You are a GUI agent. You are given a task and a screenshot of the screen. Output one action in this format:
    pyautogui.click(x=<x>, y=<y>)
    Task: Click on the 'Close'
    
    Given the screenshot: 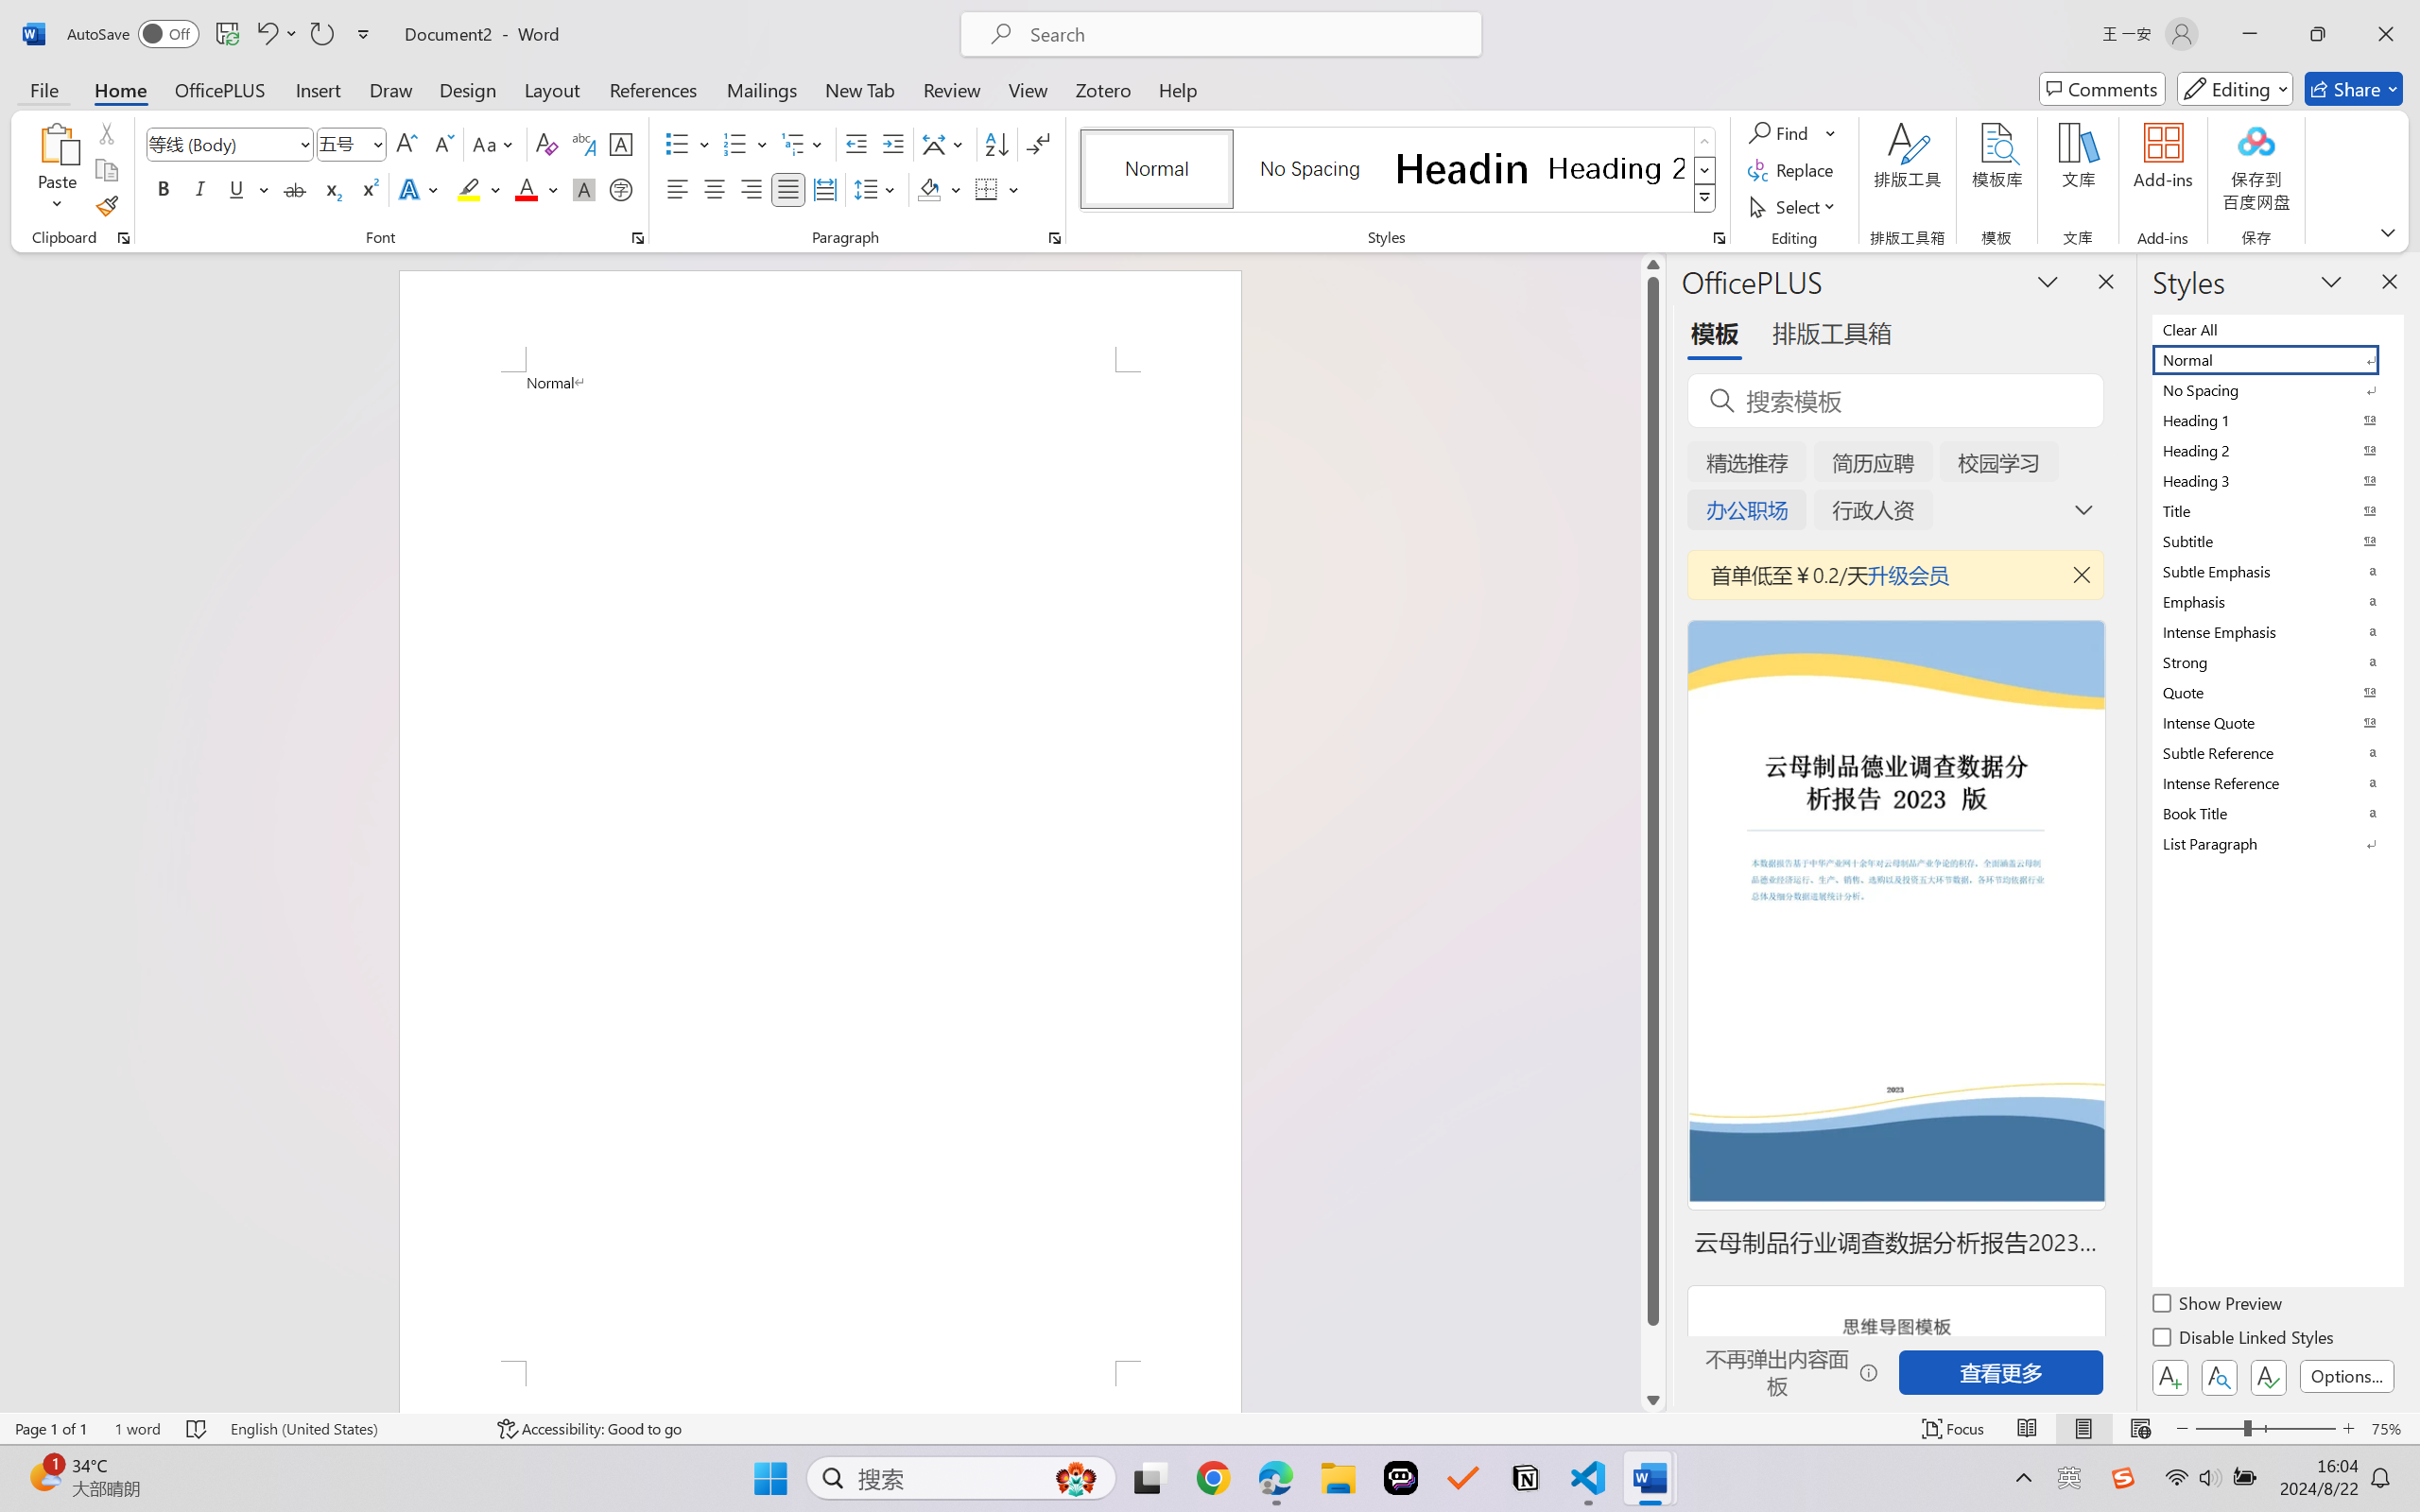 What is the action you would take?
    pyautogui.click(x=2385, y=33)
    